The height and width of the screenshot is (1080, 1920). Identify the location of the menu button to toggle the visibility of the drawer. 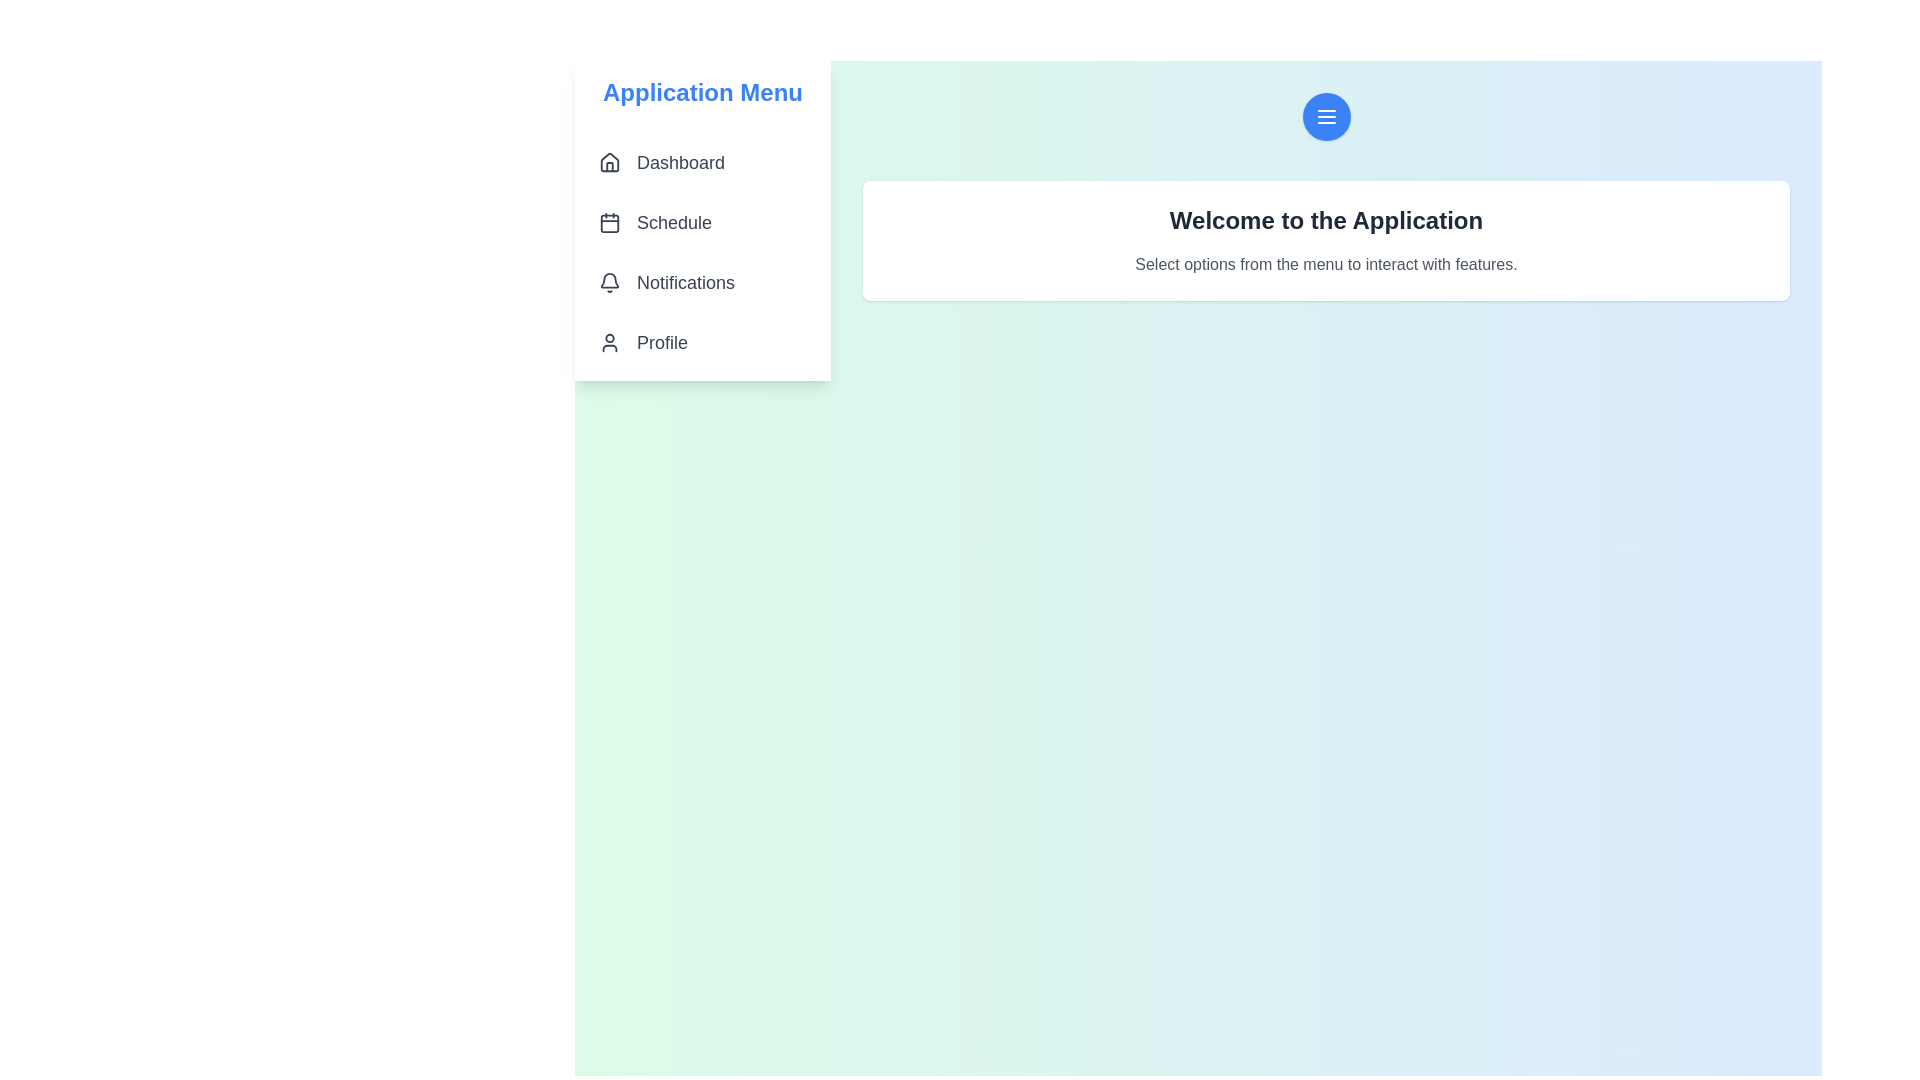
(1326, 116).